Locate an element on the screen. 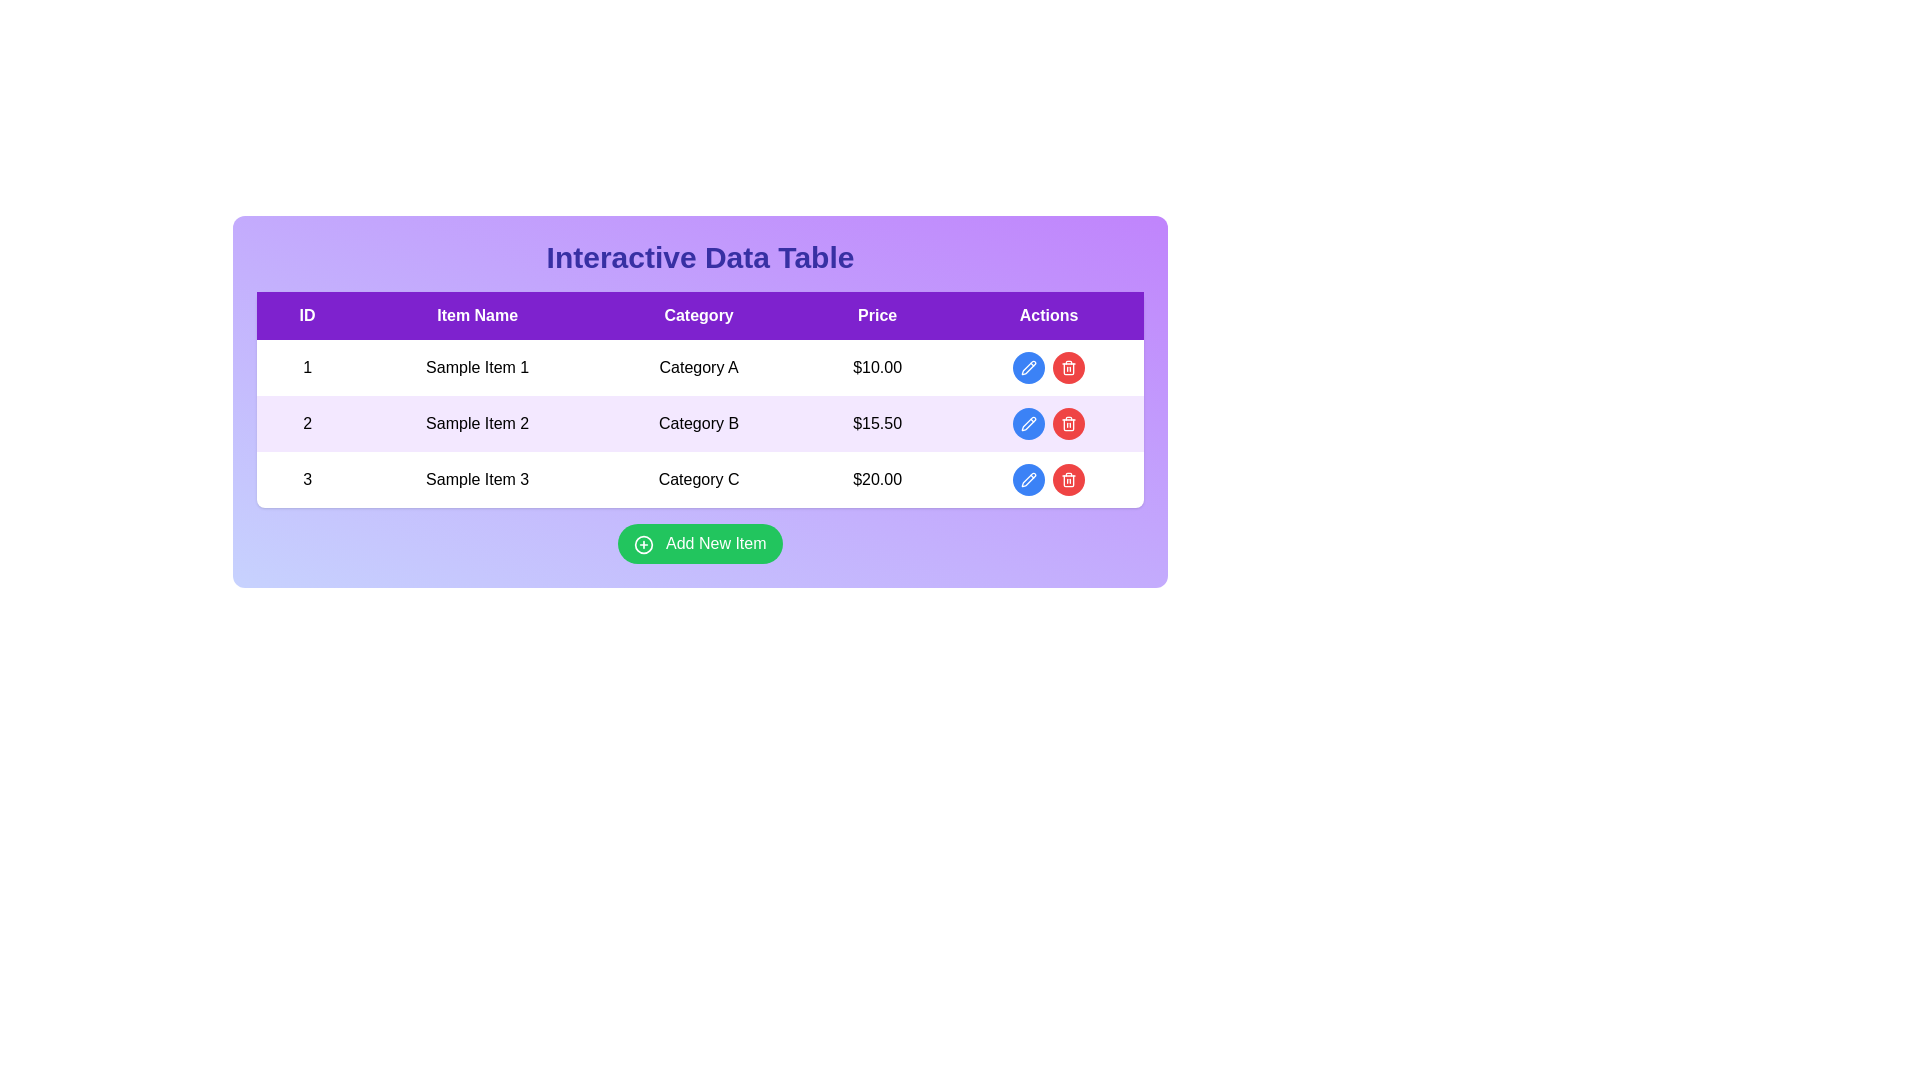  the 'Add New Item' button with a green background and rounded corners is located at coordinates (700, 543).